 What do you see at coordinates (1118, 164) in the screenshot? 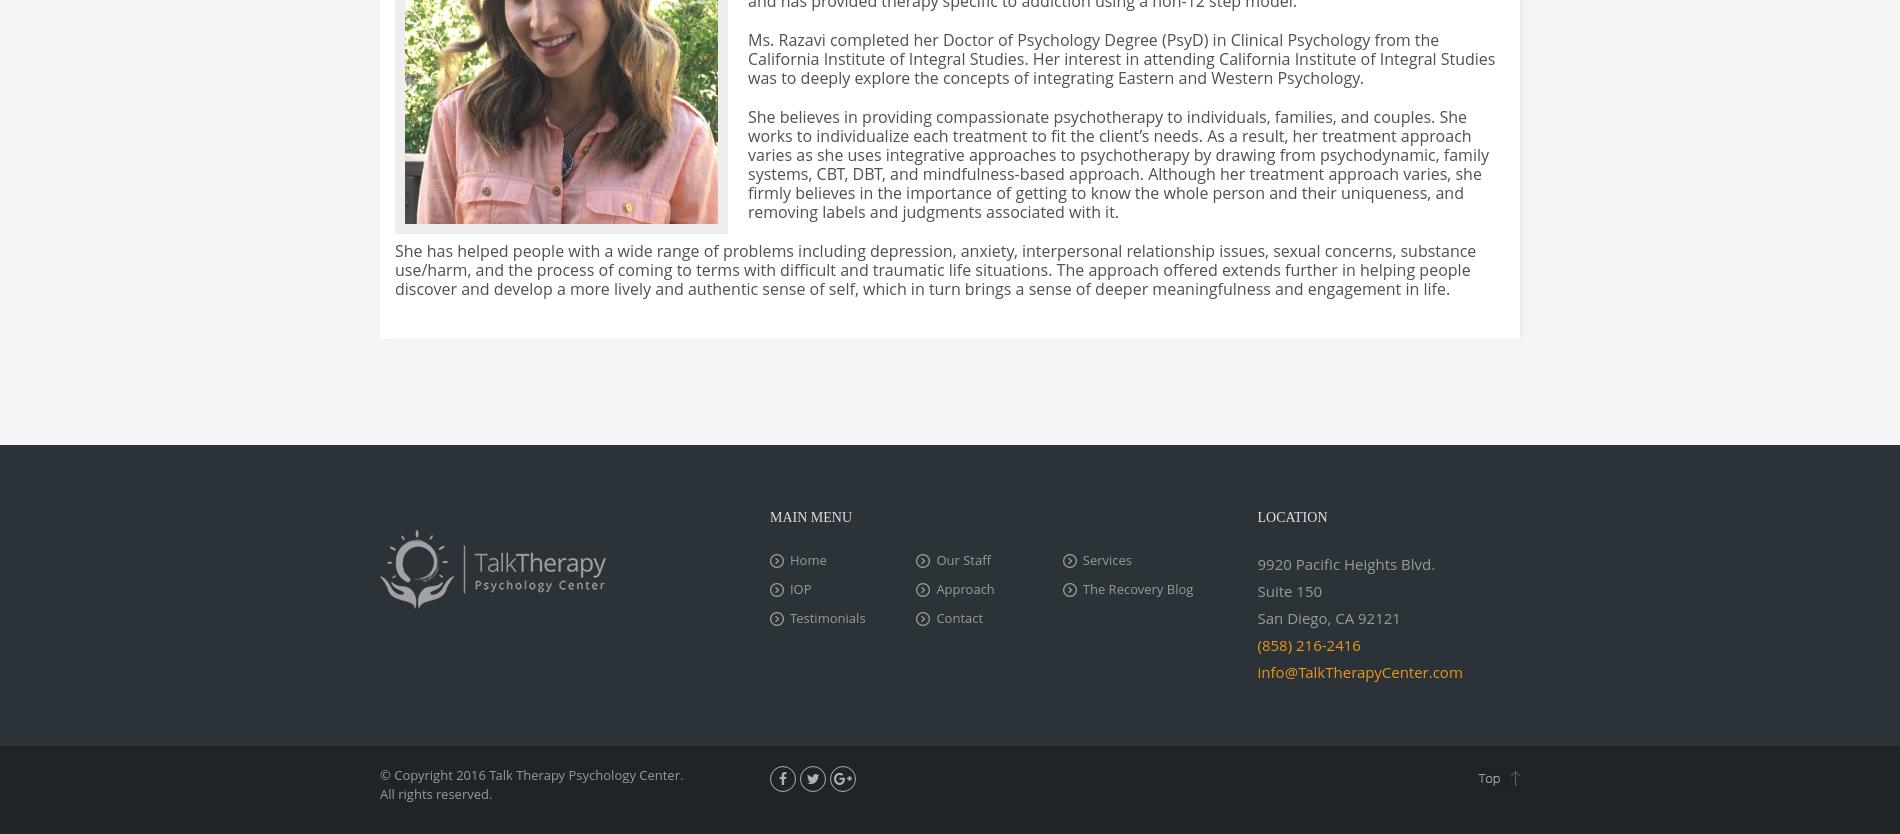
I see `'She believes in providing compassionate psychotherapy to individuals, families, and couples. She works to individualize each treatment to fit the client’s needs. As a result, her treatment approach varies as she uses integrative approaches to psychotherapy by drawing from psychodynamic, family systems, CBT, DBT, and mindfulness-based approach. Although her treatment approach varies, she firmly believes in the importance of getting to know the whole person and their uniqueness, and removing labels and judgments associated with it.'` at bounding box center [1118, 164].